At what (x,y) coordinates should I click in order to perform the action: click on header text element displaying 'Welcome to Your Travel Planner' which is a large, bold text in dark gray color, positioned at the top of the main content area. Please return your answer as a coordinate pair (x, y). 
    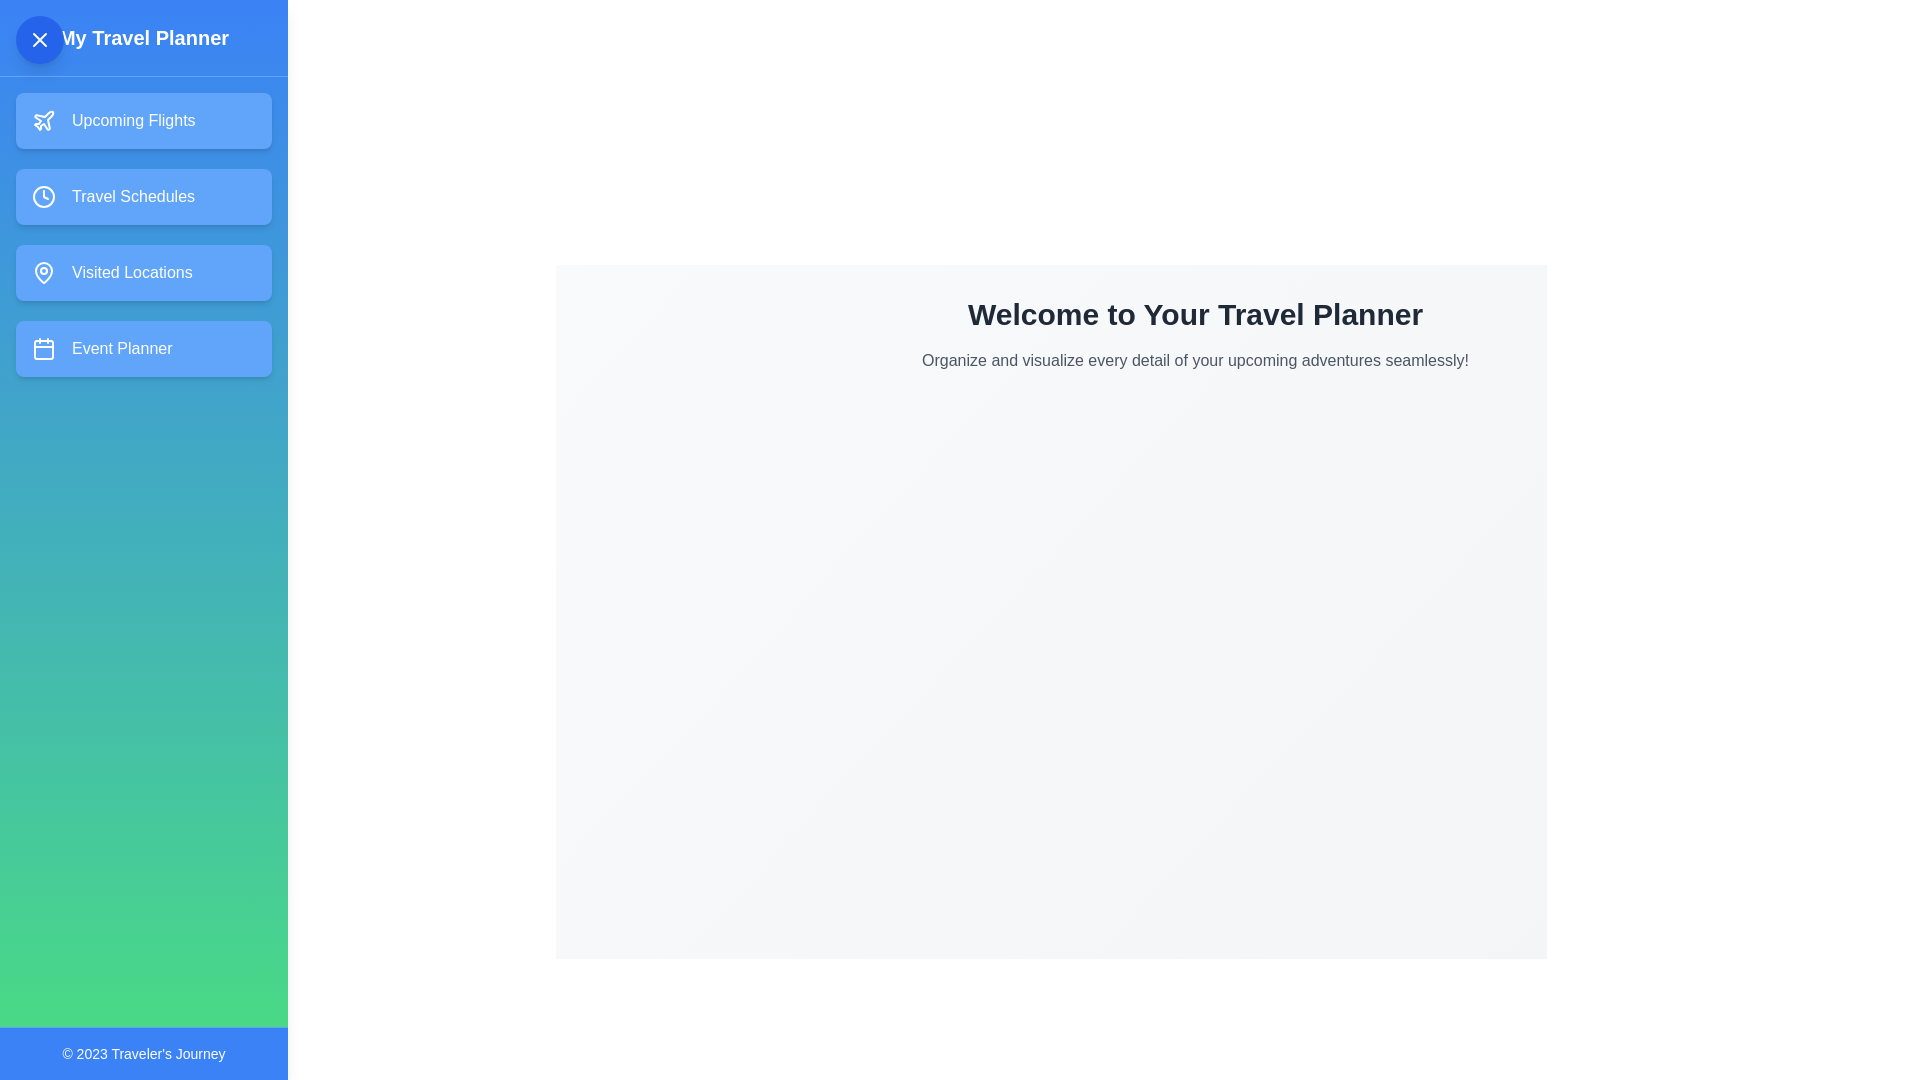
    Looking at the image, I should click on (1195, 315).